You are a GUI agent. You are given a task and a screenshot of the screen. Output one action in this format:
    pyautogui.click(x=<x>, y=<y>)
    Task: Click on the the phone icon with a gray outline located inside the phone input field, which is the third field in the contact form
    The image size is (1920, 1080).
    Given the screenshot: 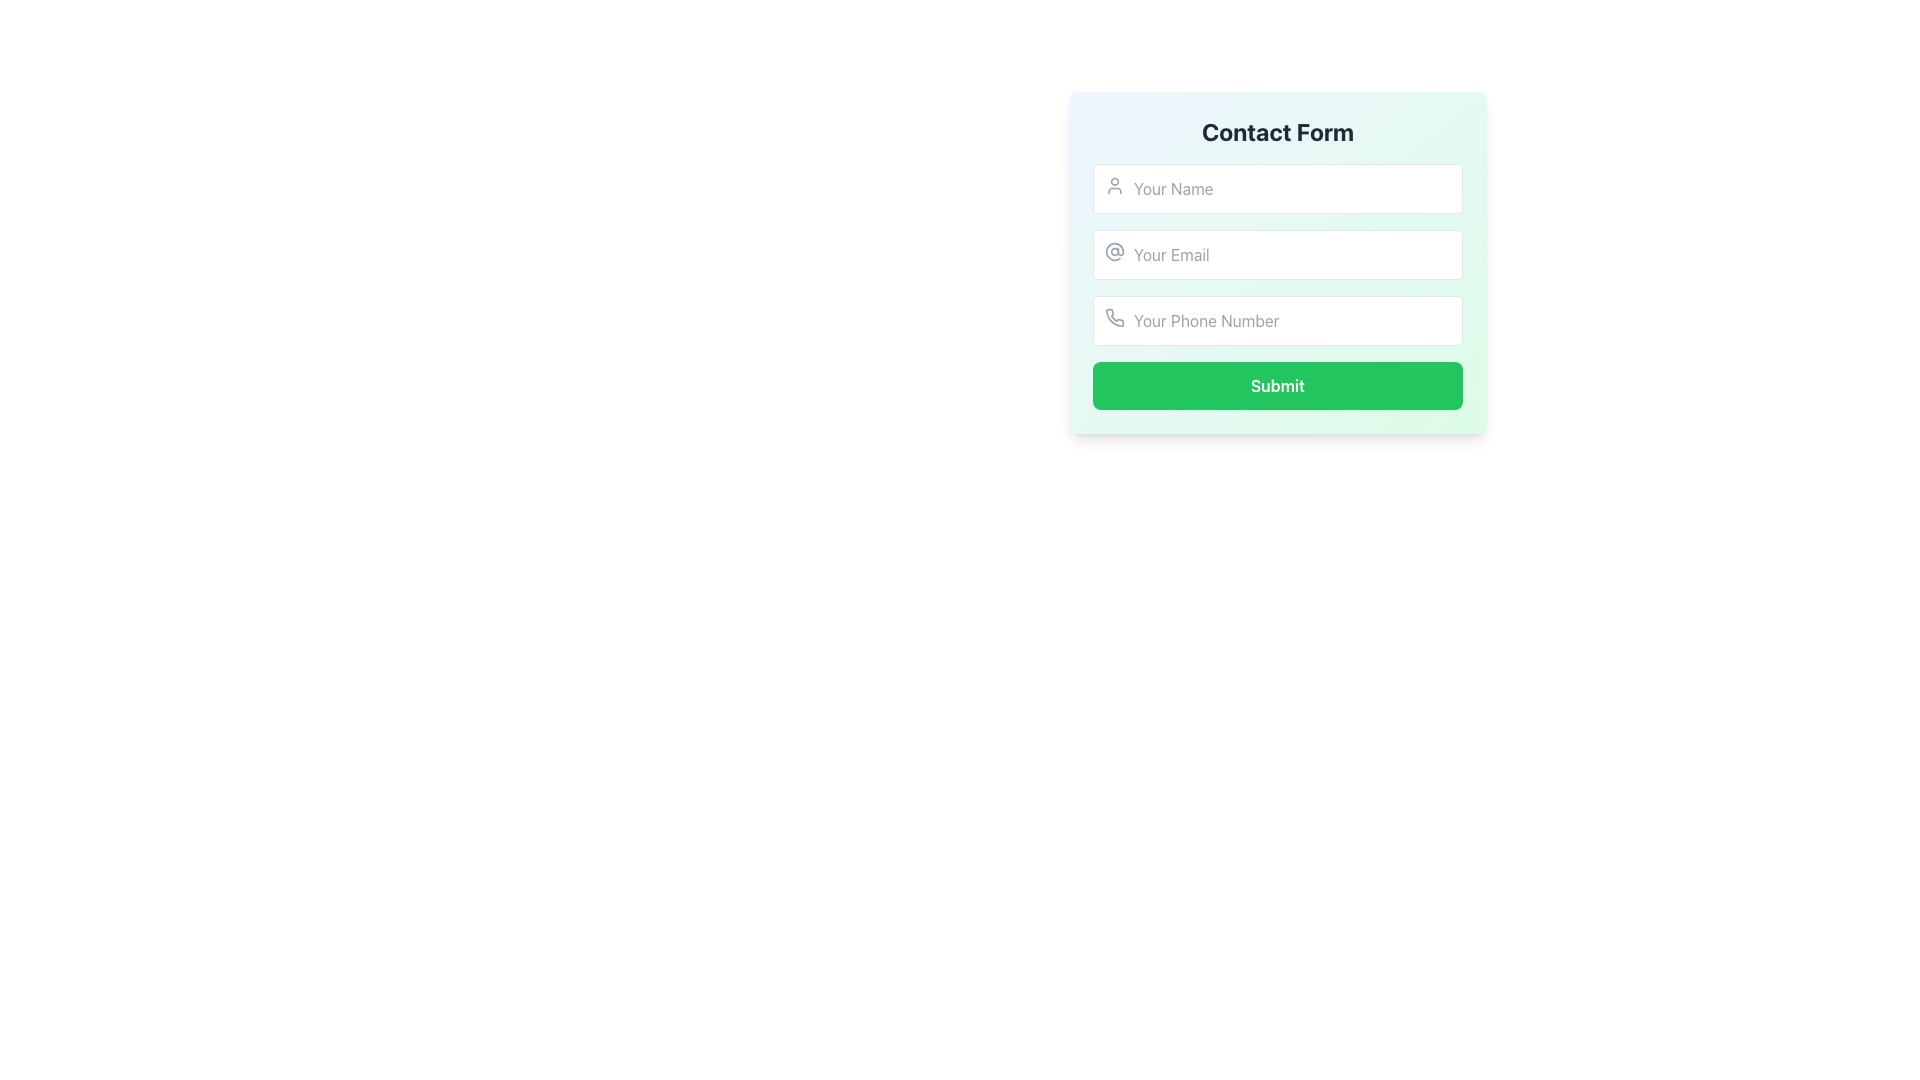 What is the action you would take?
    pyautogui.click(x=1114, y=316)
    